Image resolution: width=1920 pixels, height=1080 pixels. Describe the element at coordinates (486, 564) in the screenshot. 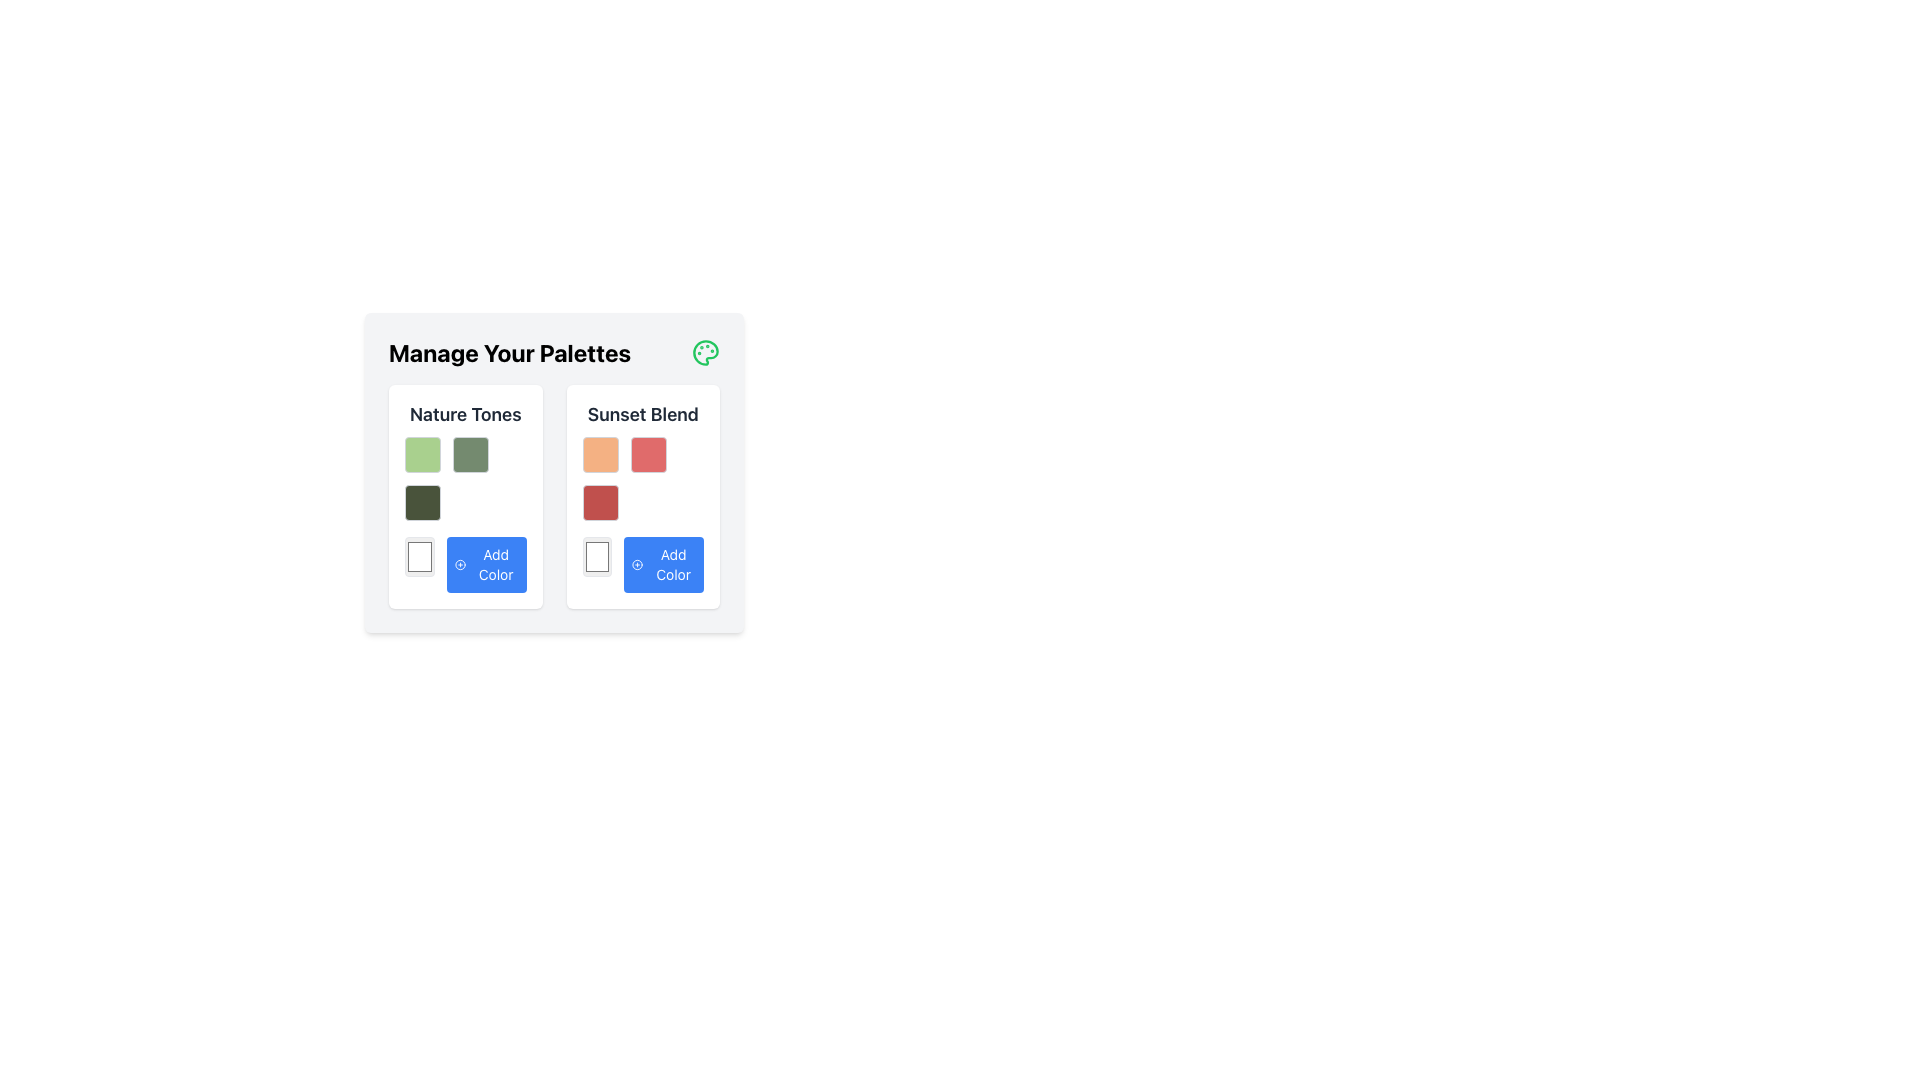

I see `the button located in the lower part of the 'Nature Tones' section` at that location.